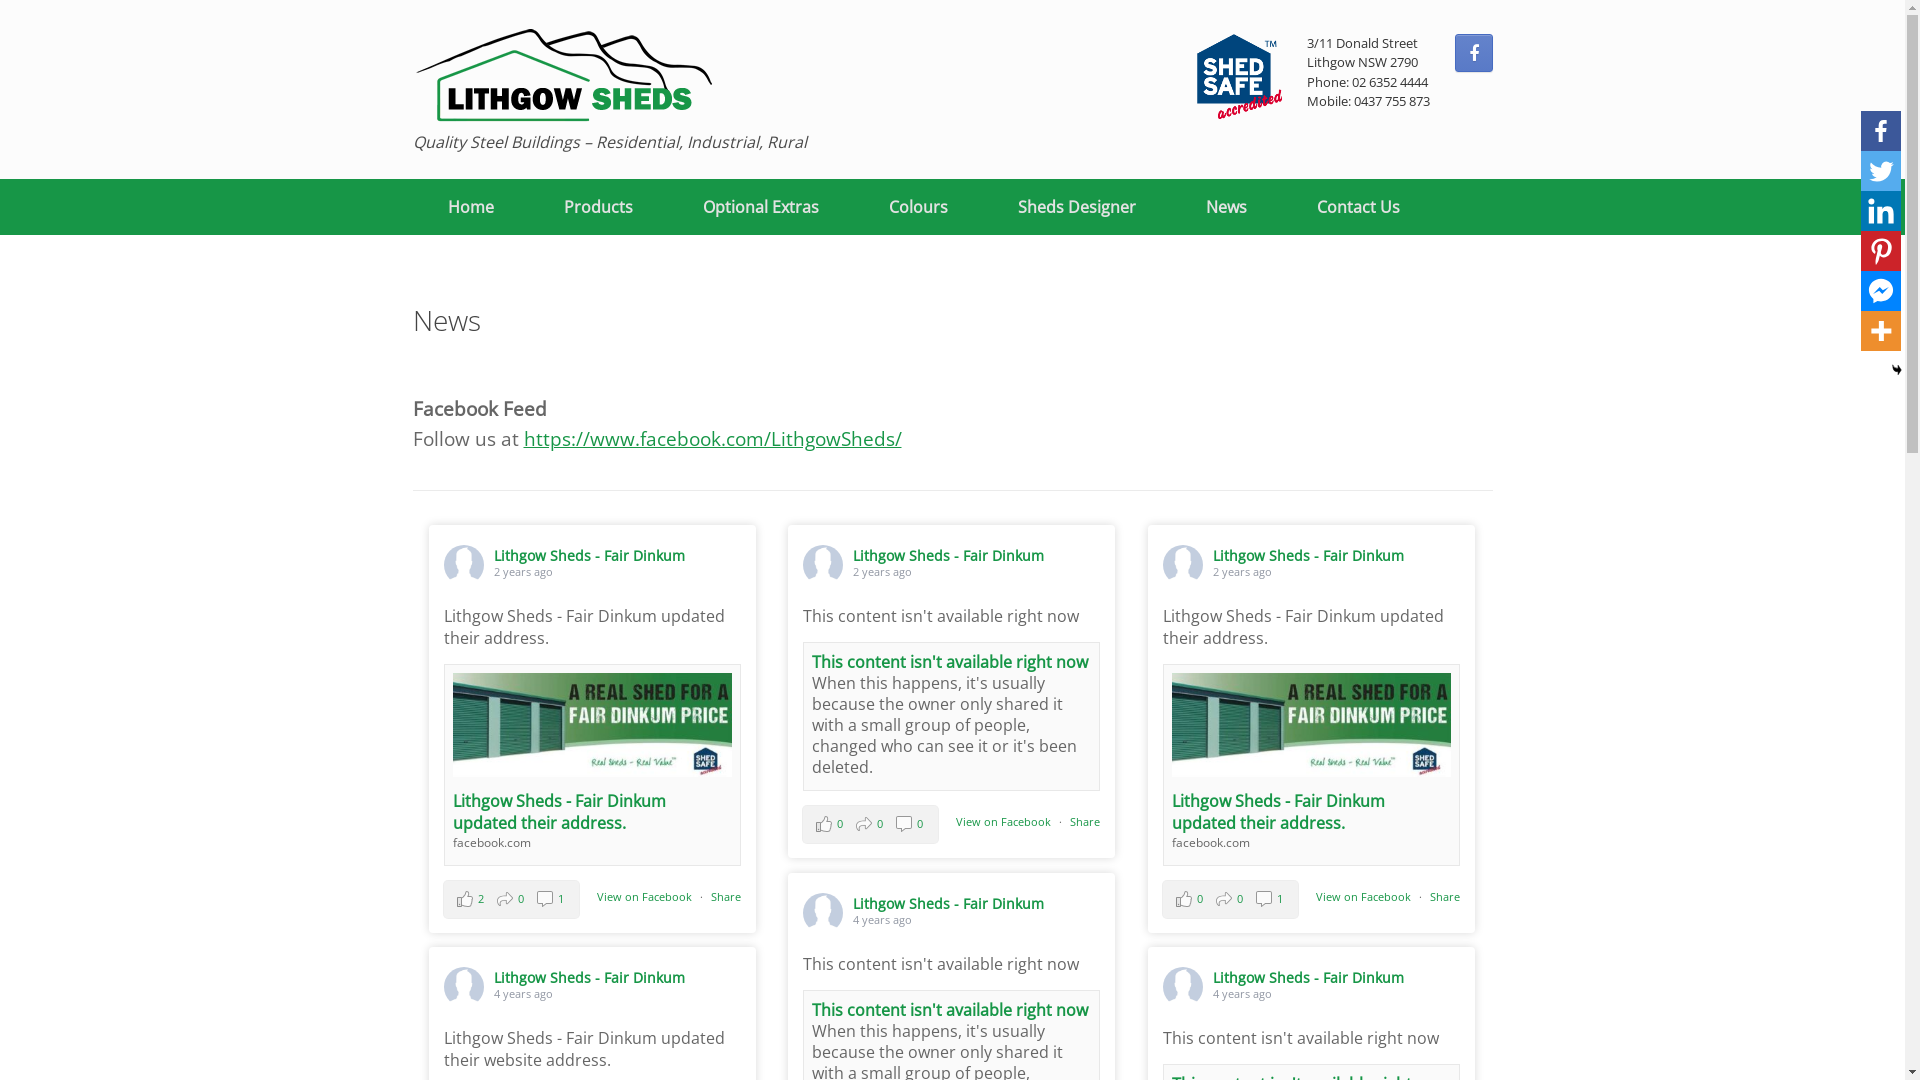 Image resolution: width=1920 pixels, height=1080 pixels. What do you see at coordinates (1880, 249) in the screenshot?
I see `'Pinterest'` at bounding box center [1880, 249].